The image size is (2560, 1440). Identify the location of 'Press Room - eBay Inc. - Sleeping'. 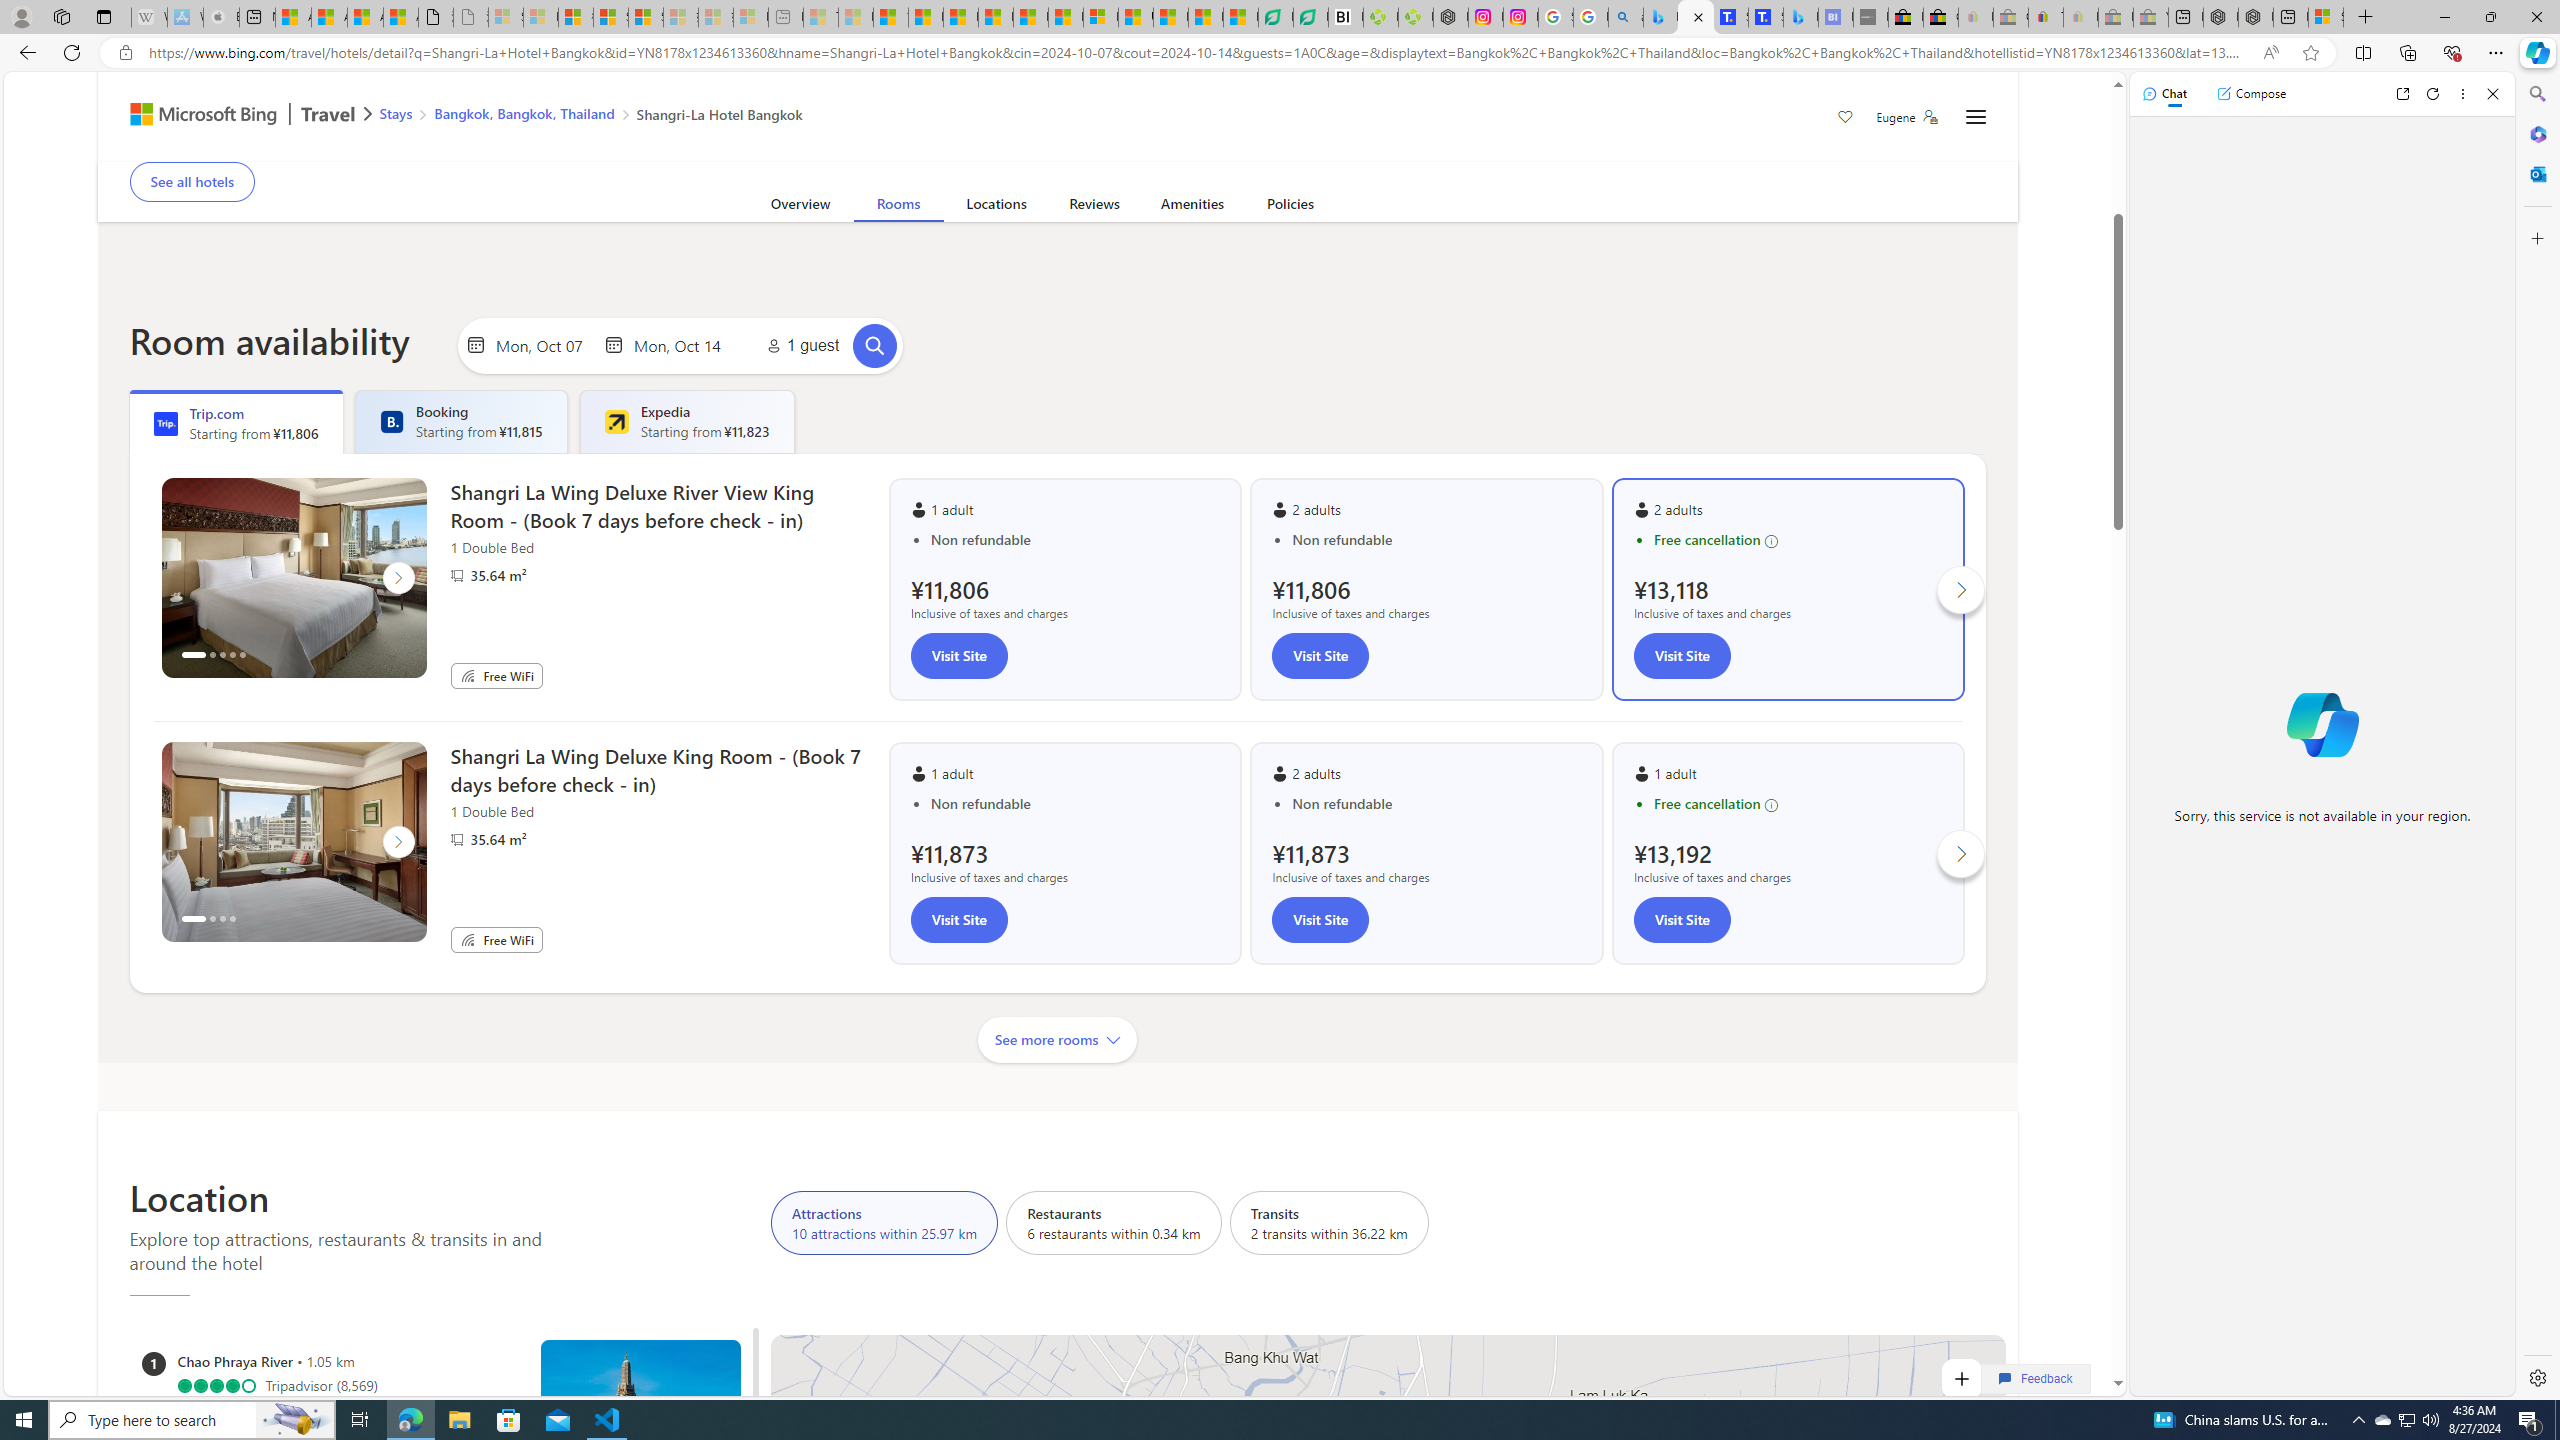
(2115, 16).